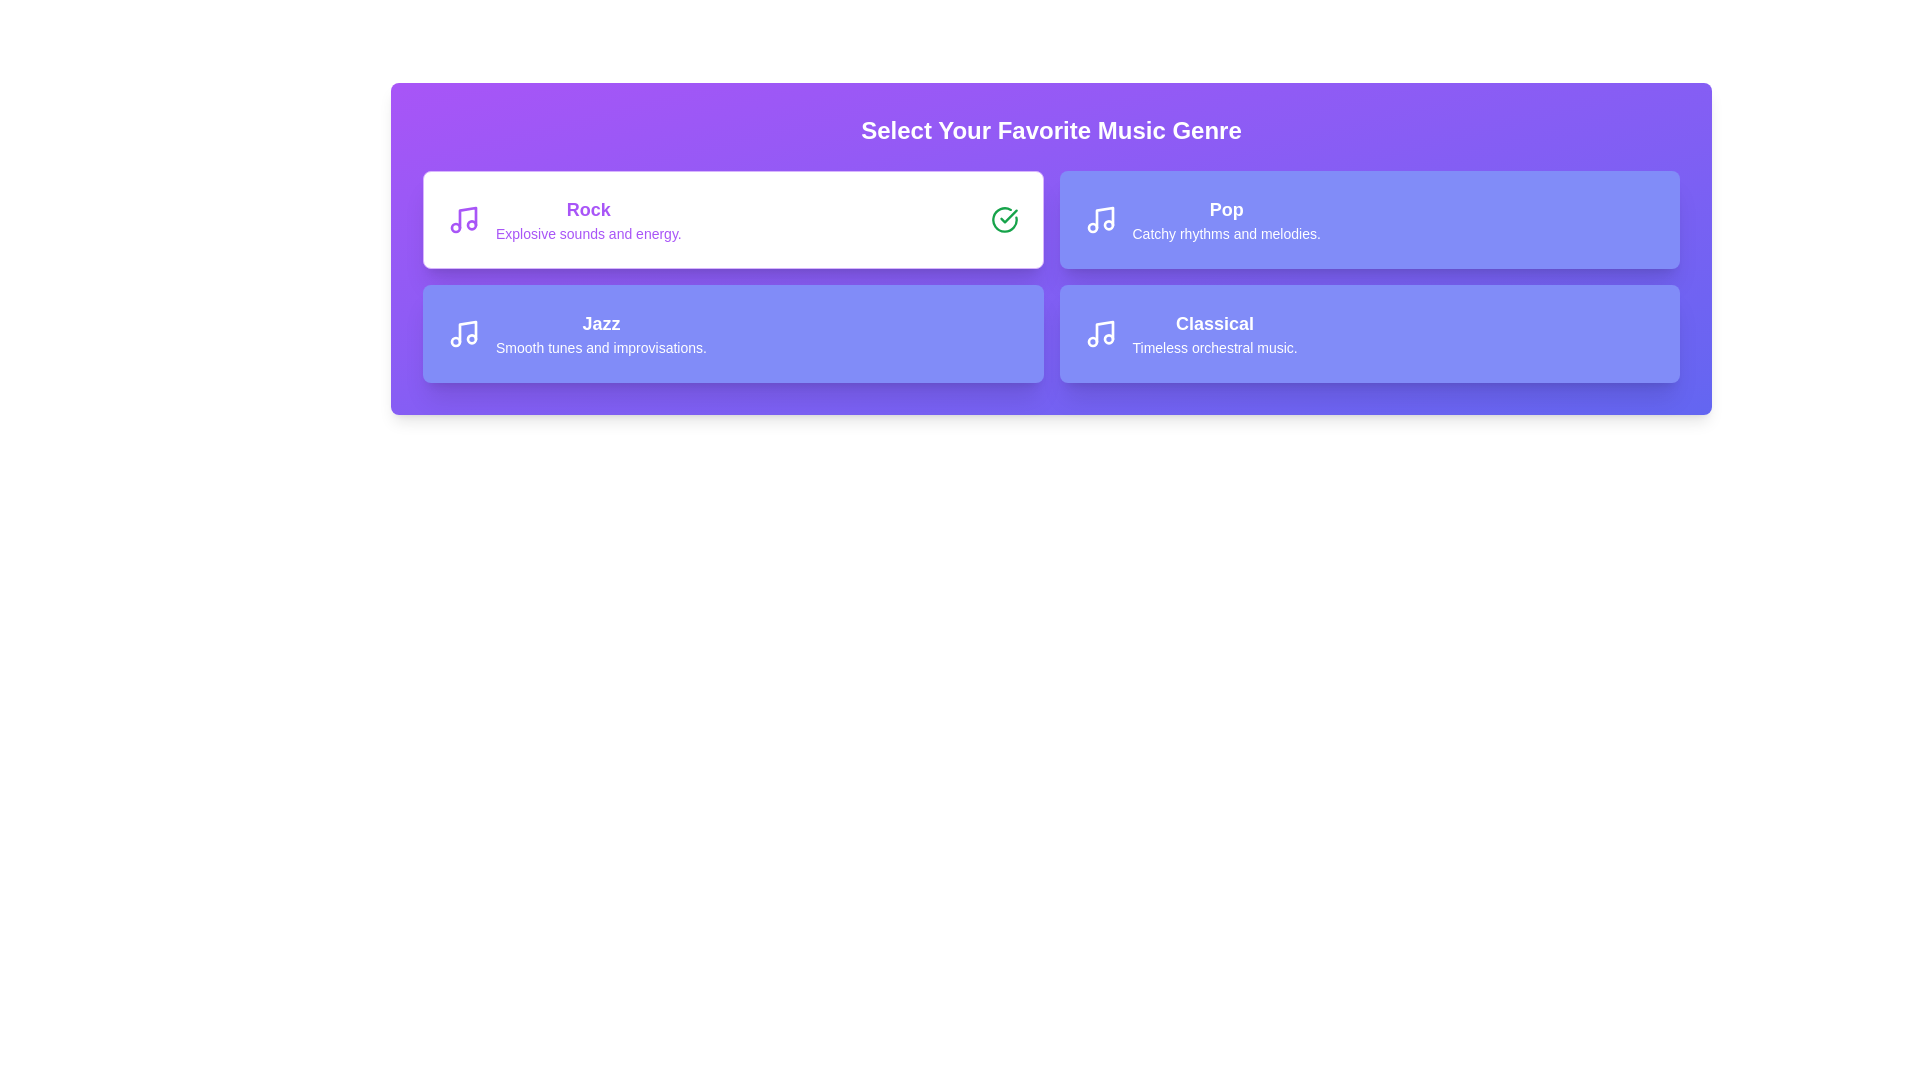  I want to click on the text label providing supplementary information about the 'Jazz' music genre, located directly below the 'Jazz' label within a blue rectangular card, so click(600, 346).